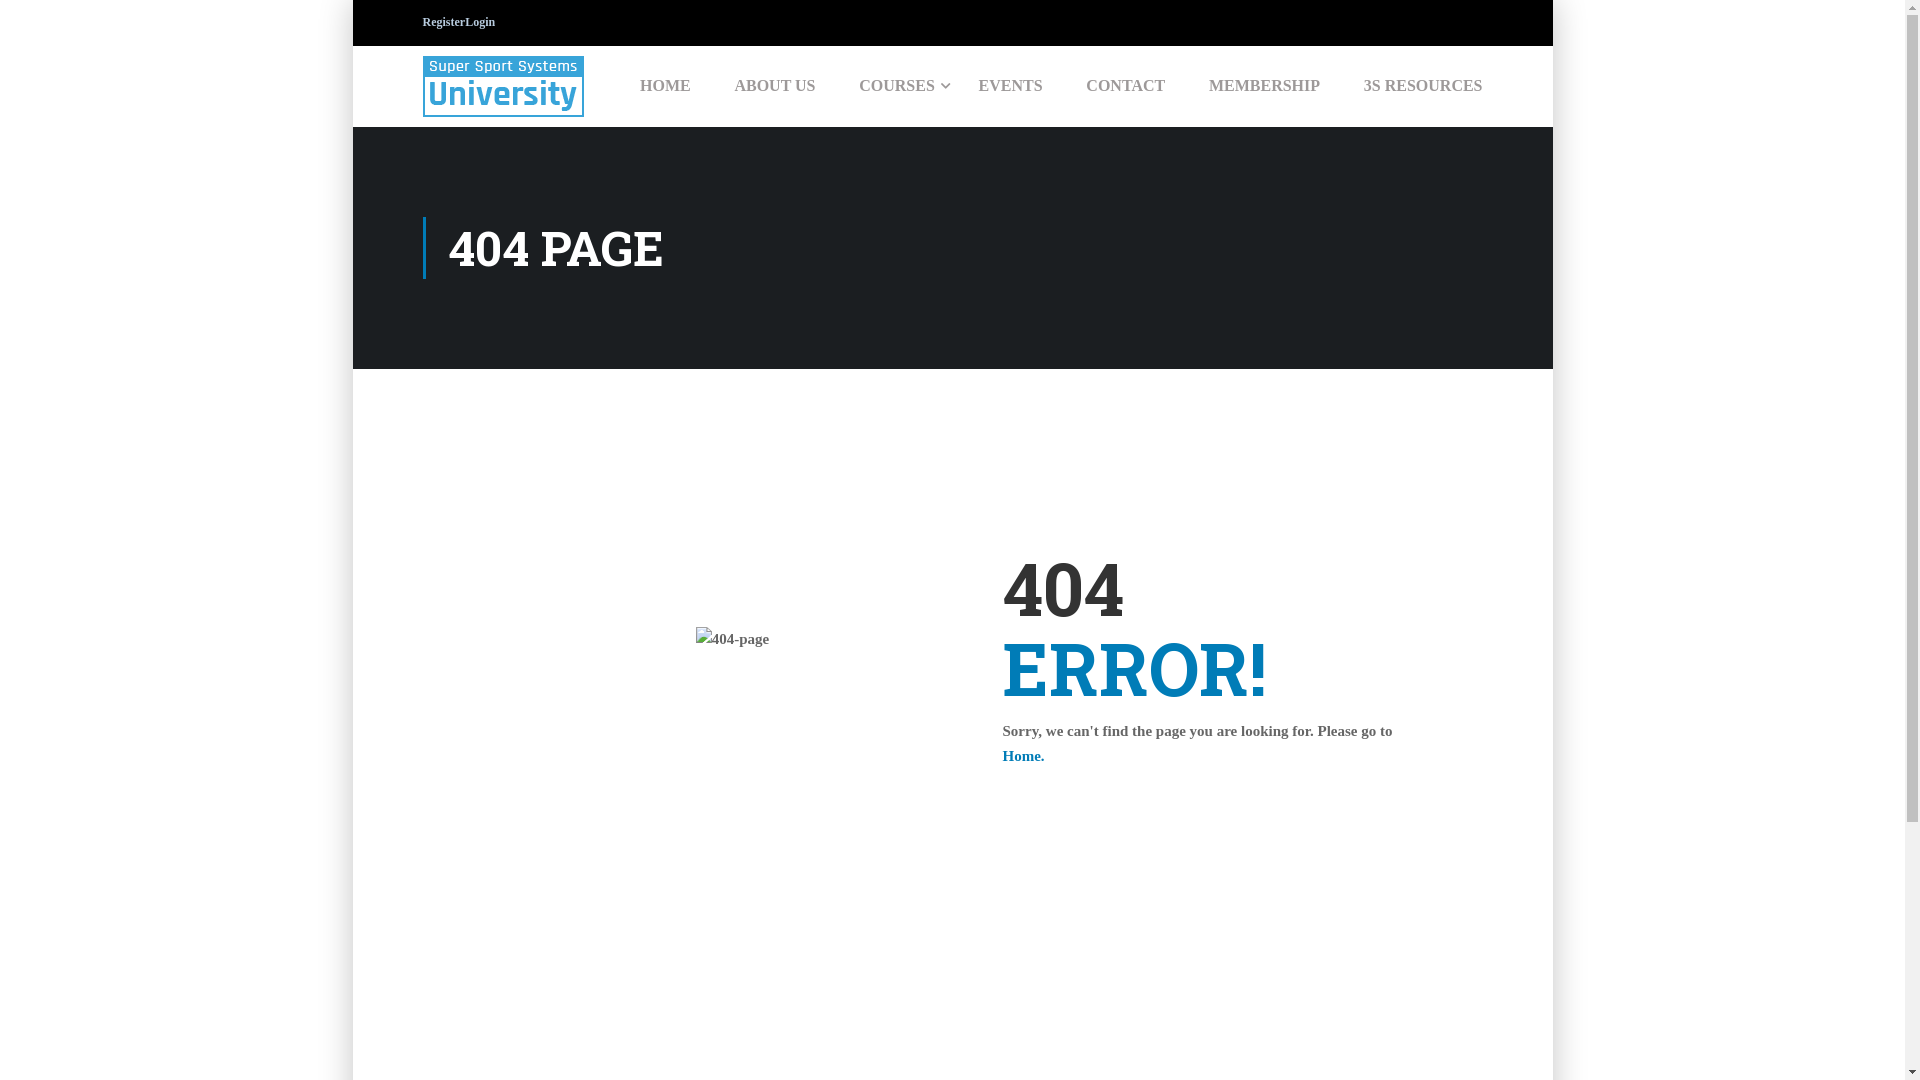 This screenshot has height=1080, width=1920. I want to click on 'COURSES', so click(896, 84).